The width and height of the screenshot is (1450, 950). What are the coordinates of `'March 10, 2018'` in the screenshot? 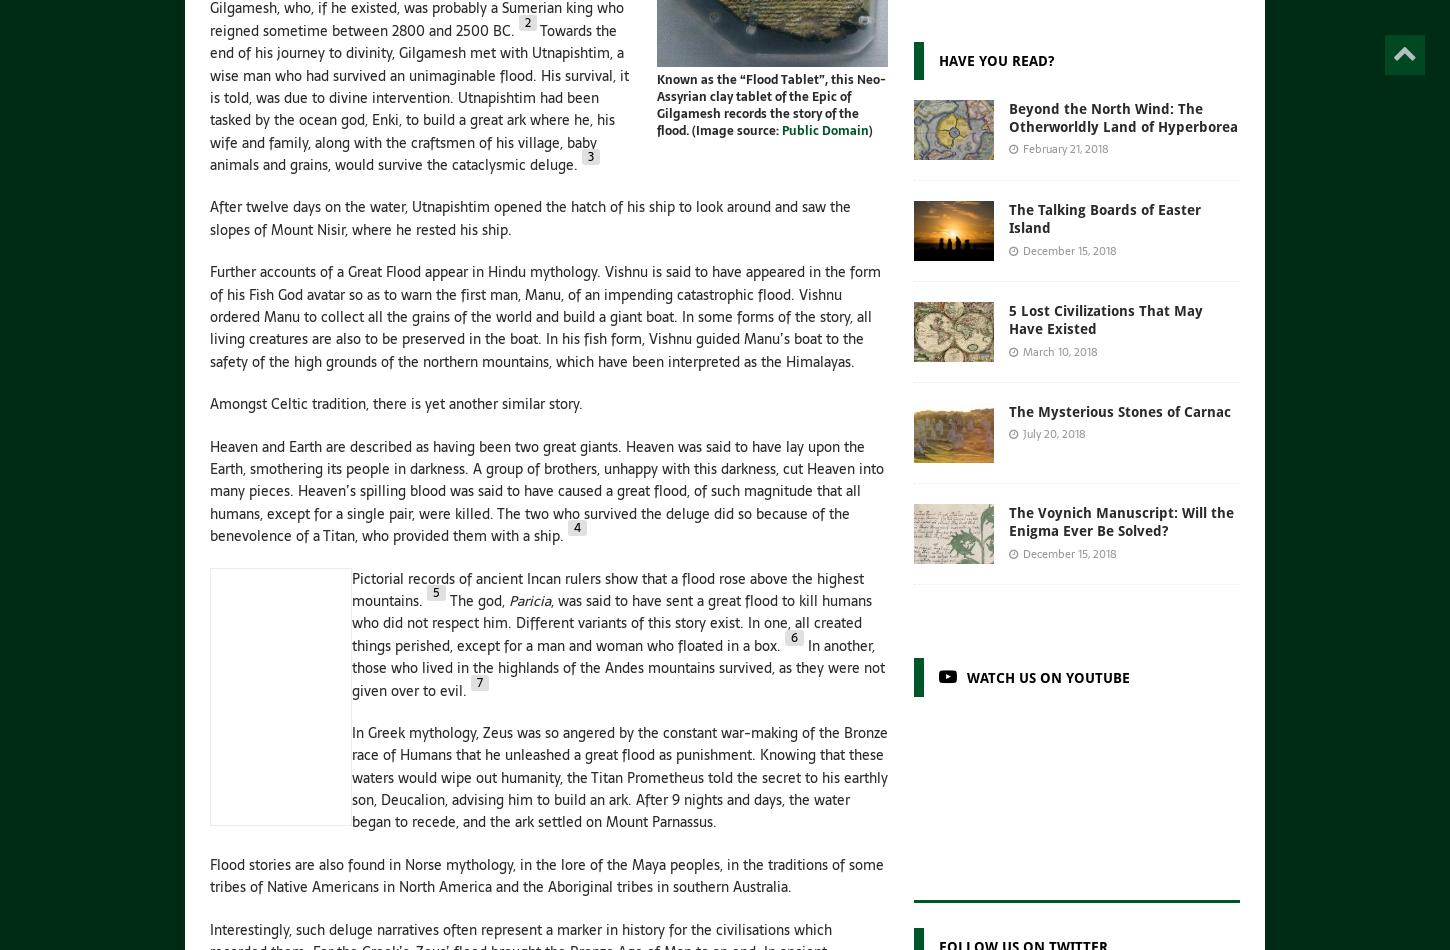 It's located at (1059, 350).